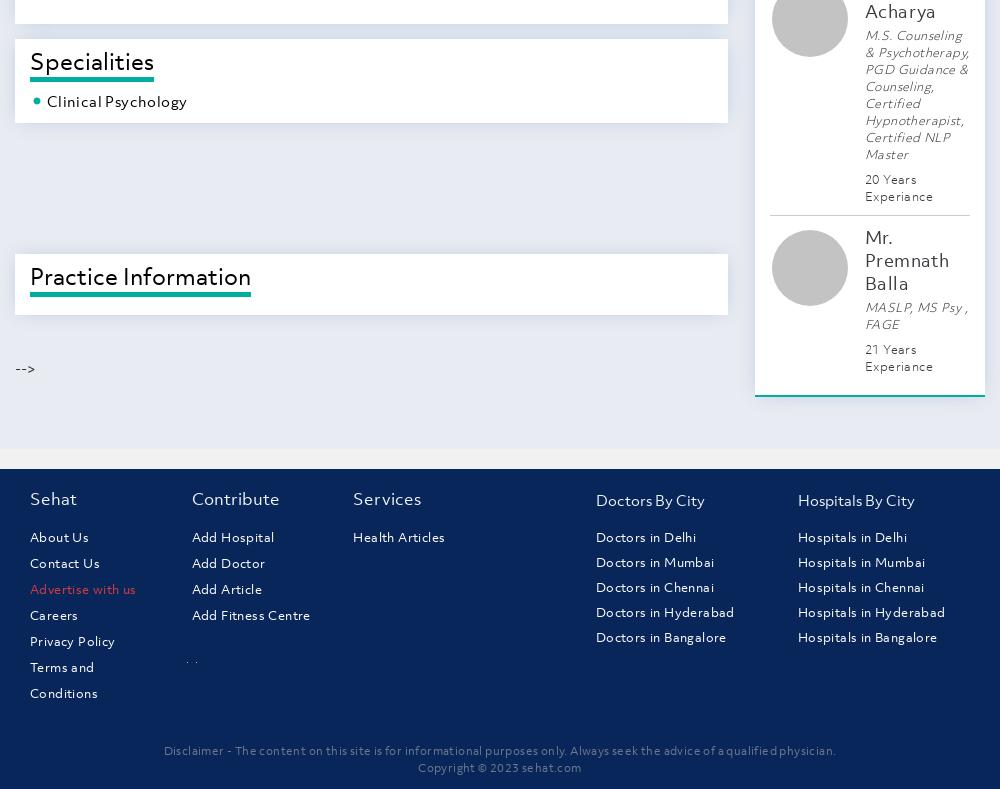  I want to click on 'Hospitals in Delhi', so click(851, 535).